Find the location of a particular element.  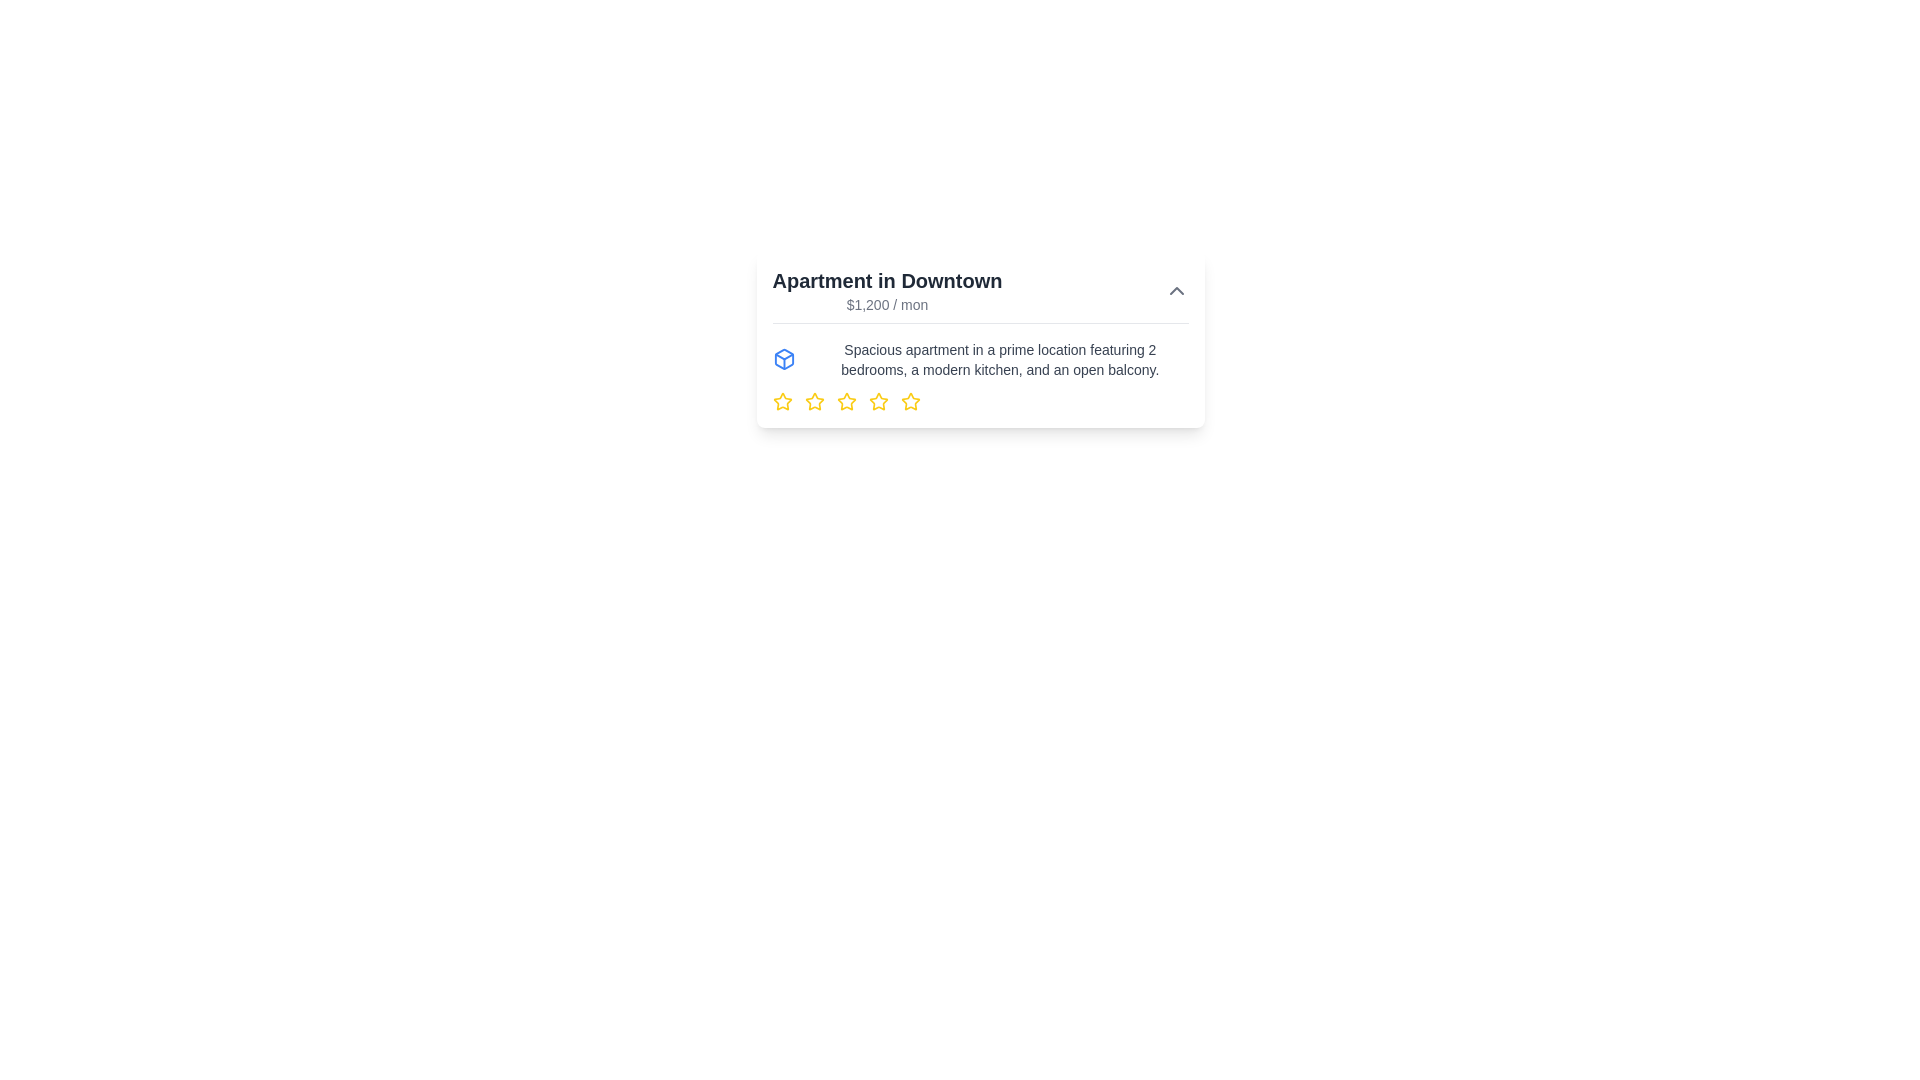

the third star icon with a yellow outline, which is part of a horizontal arrangement of five stars representing a rating option, located below the description text about an apartment listing is located at coordinates (814, 401).